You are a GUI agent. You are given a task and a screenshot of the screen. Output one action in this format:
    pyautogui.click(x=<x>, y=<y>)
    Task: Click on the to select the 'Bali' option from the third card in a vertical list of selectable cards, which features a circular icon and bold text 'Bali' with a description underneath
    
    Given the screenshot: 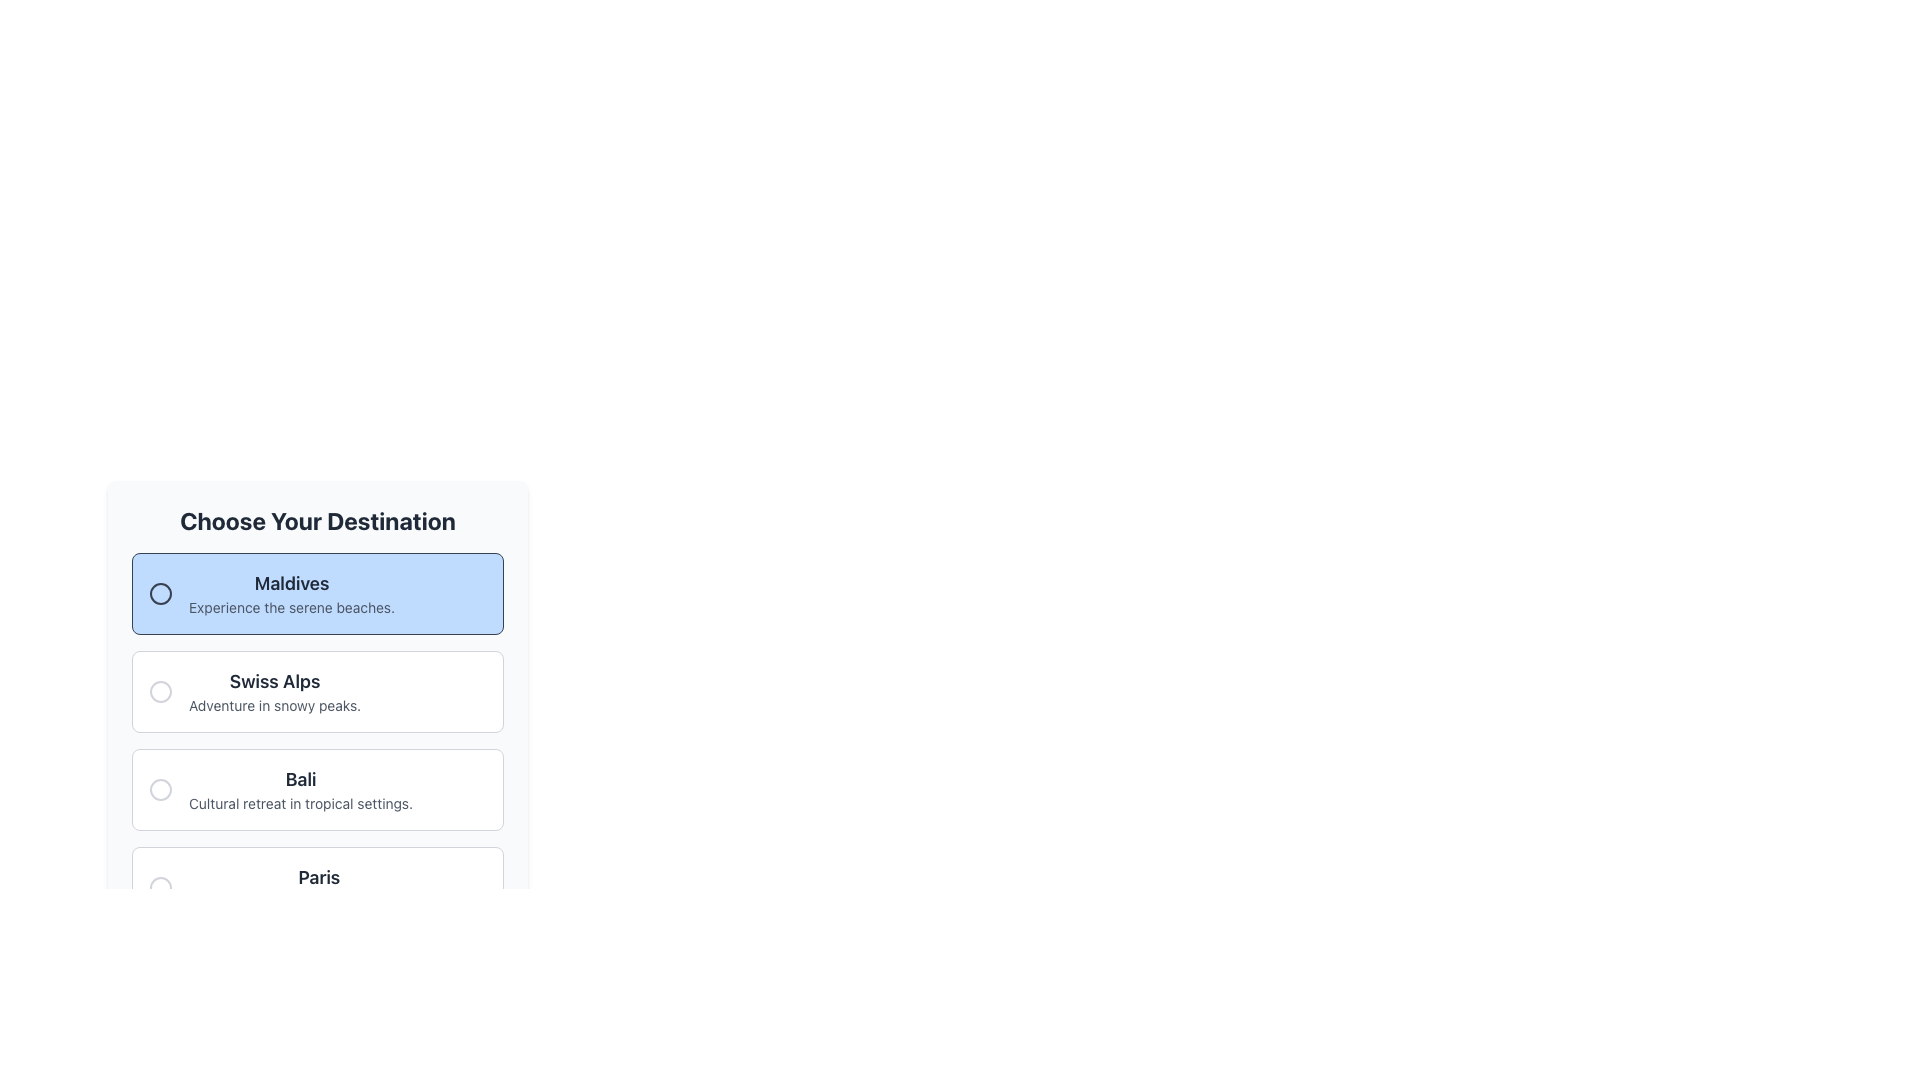 What is the action you would take?
    pyautogui.click(x=316, y=789)
    